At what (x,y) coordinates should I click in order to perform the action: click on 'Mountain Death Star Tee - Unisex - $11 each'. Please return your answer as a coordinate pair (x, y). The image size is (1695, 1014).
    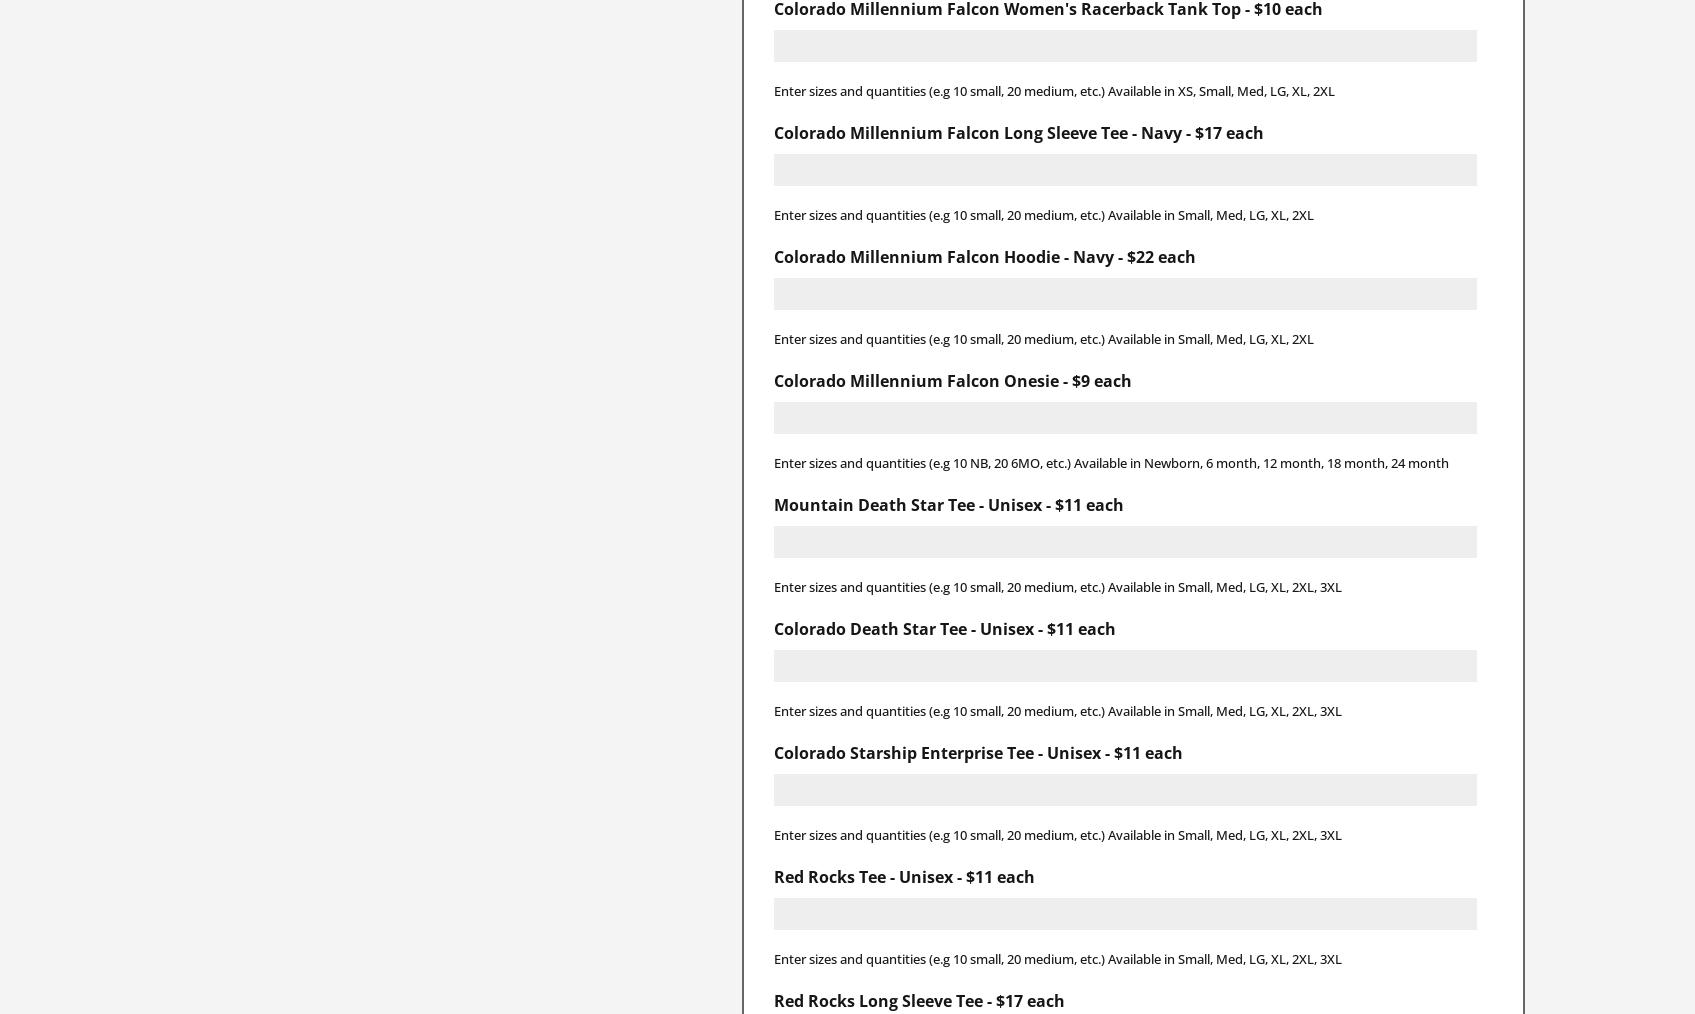
    Looking at the image, I should click on (948, 503).